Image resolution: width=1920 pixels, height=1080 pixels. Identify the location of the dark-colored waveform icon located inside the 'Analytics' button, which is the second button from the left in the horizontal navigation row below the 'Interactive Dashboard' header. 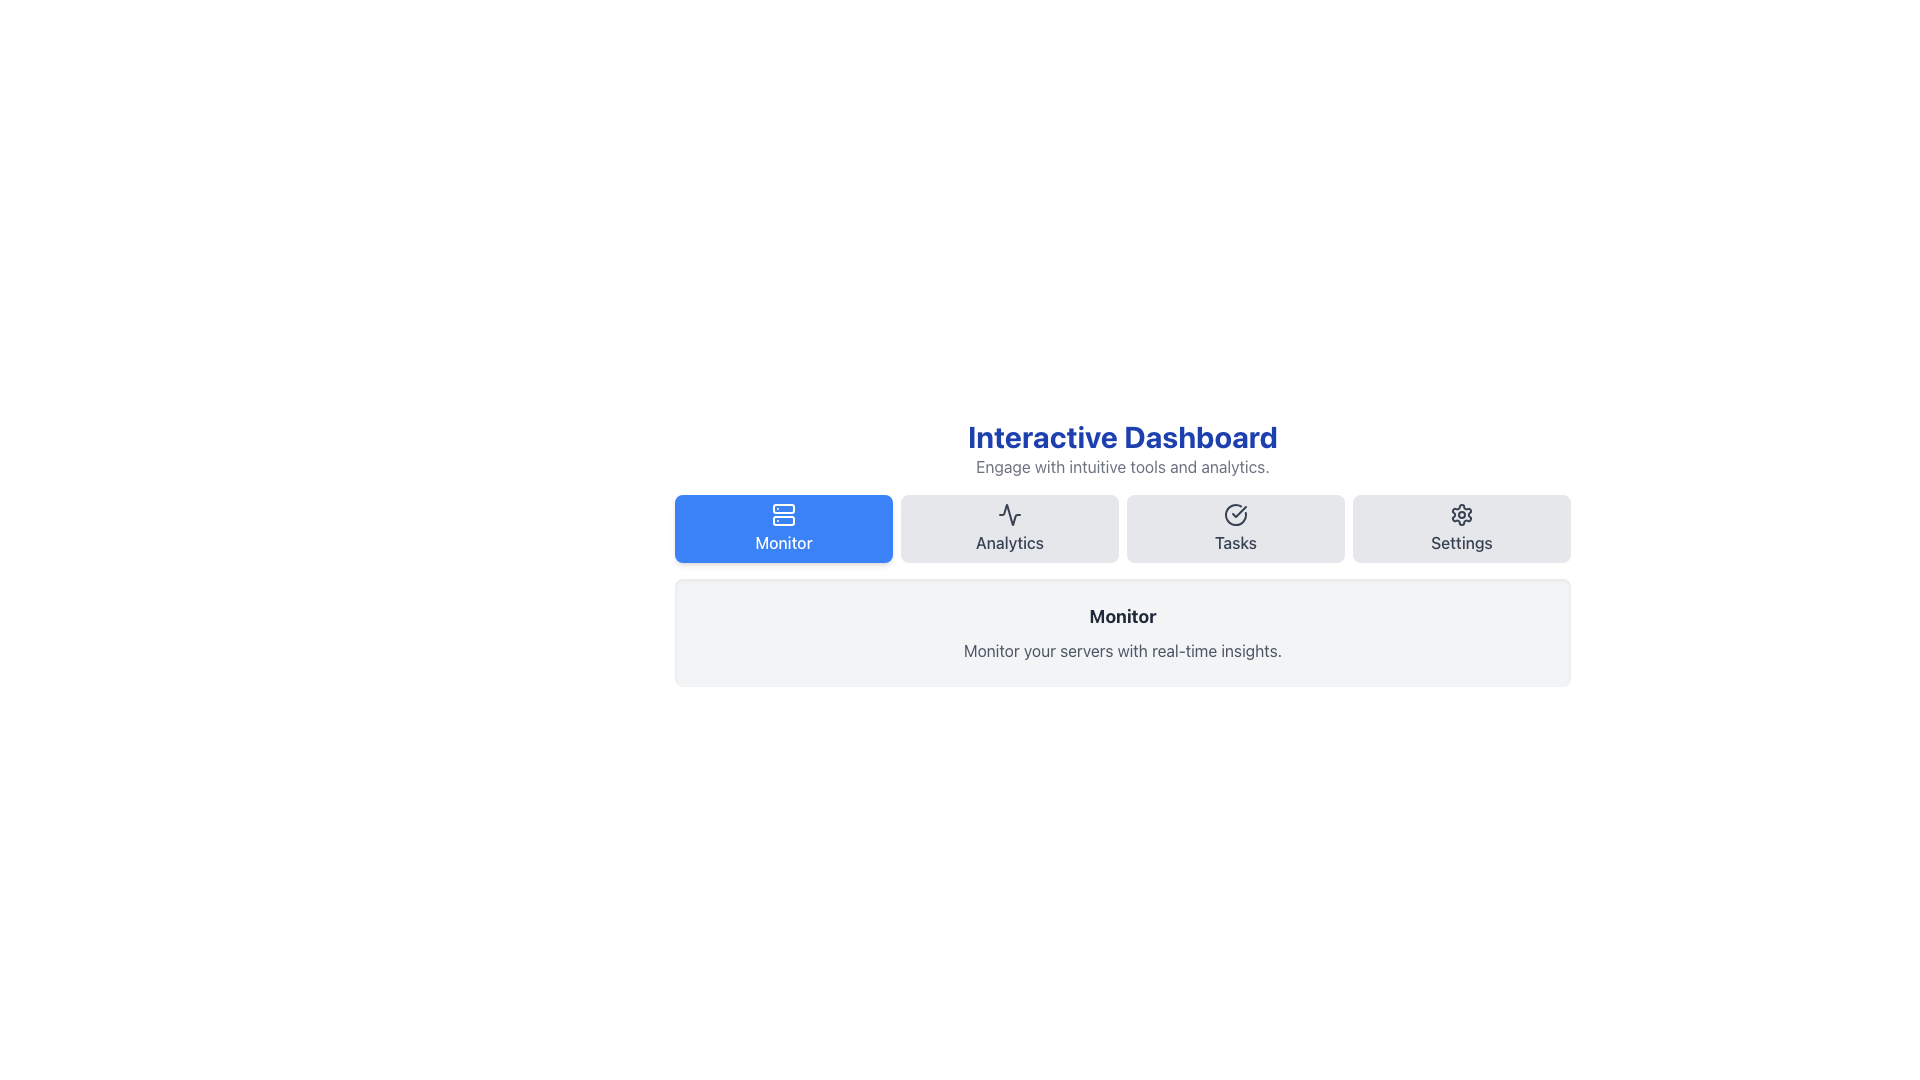
(1009, 514).